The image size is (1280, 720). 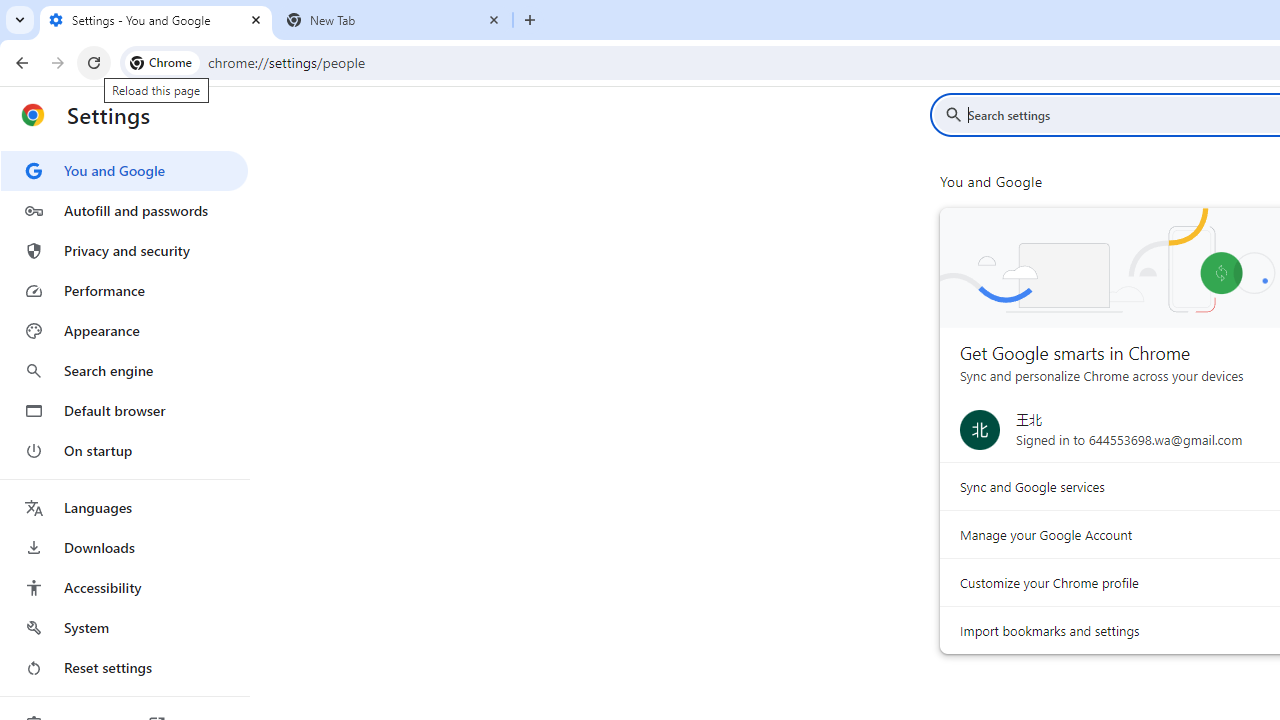 What do you see at coordinates (123, 547) in the screenshot?
I see `'Downloads'` at bounding box center [123, 547].